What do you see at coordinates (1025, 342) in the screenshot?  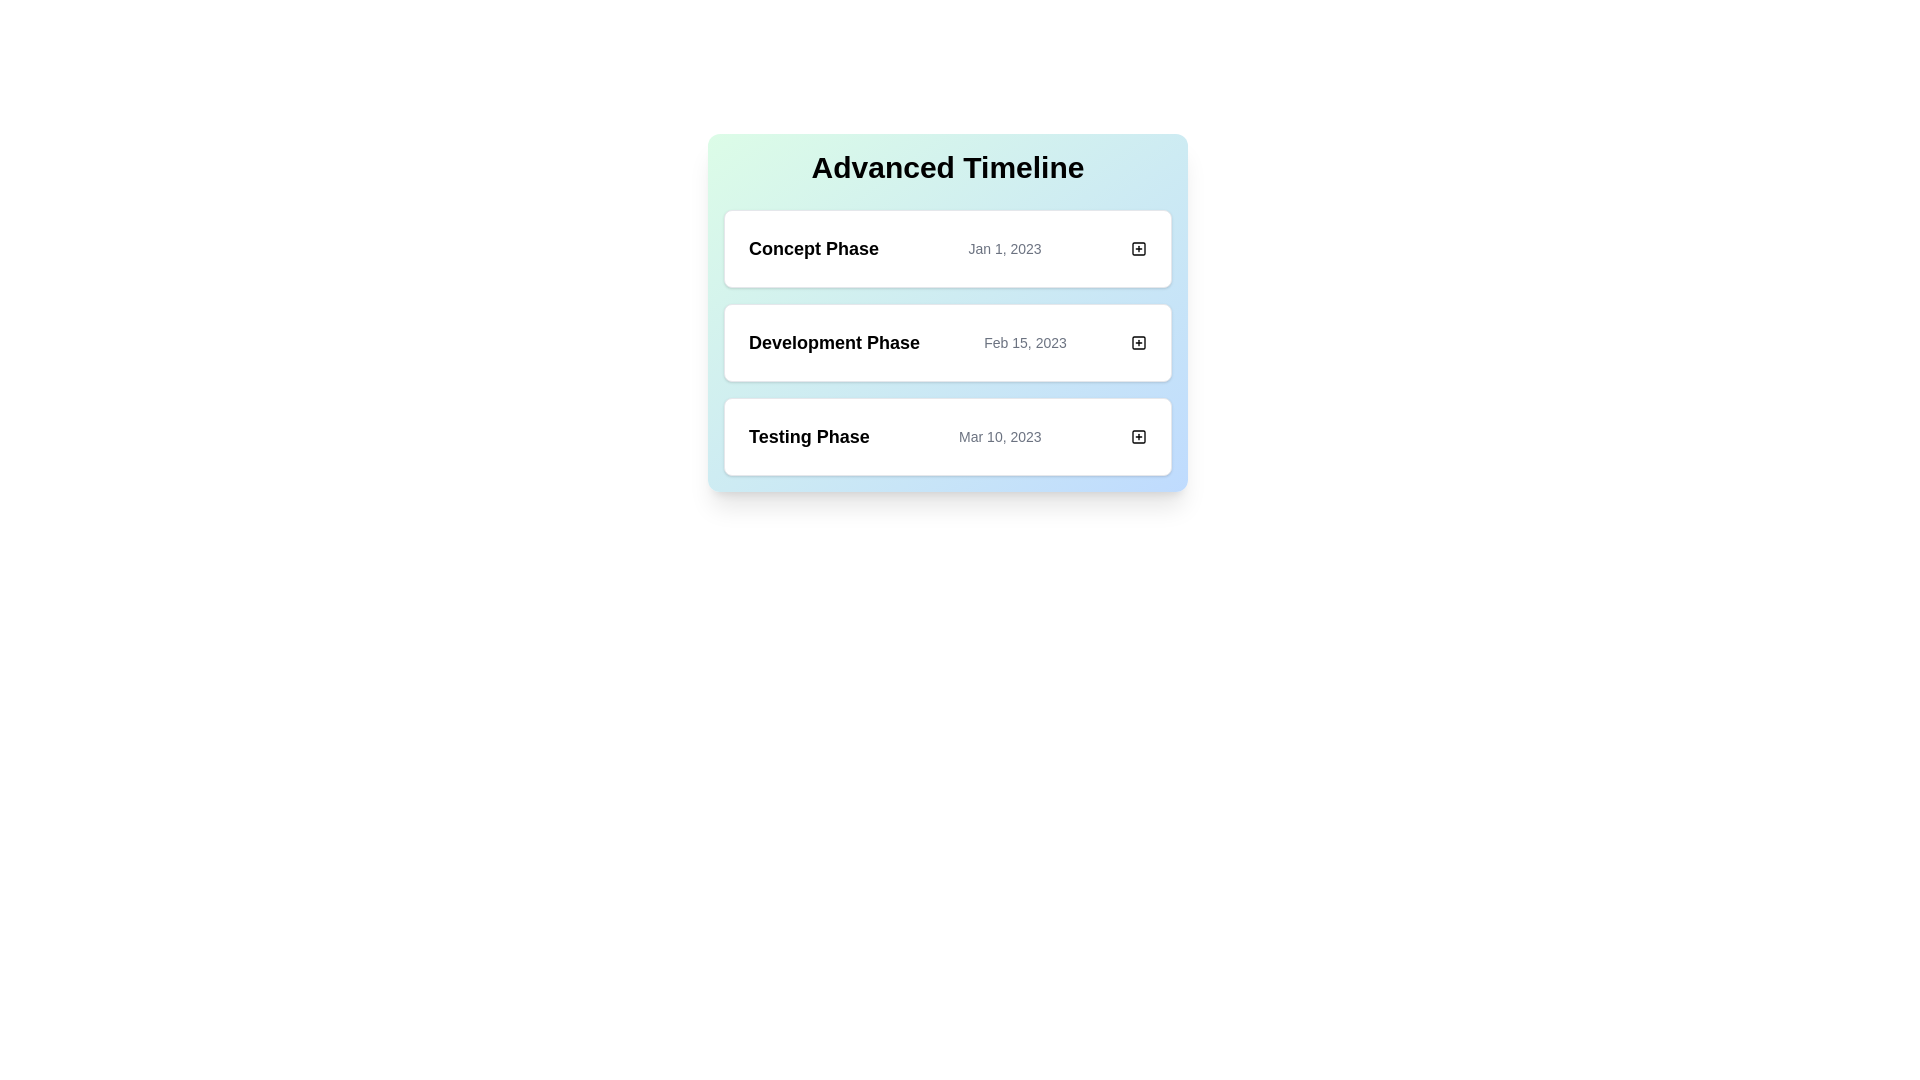 I see `the displayed date from the text label indicating the deadline` at bounding box center [1025, 342].